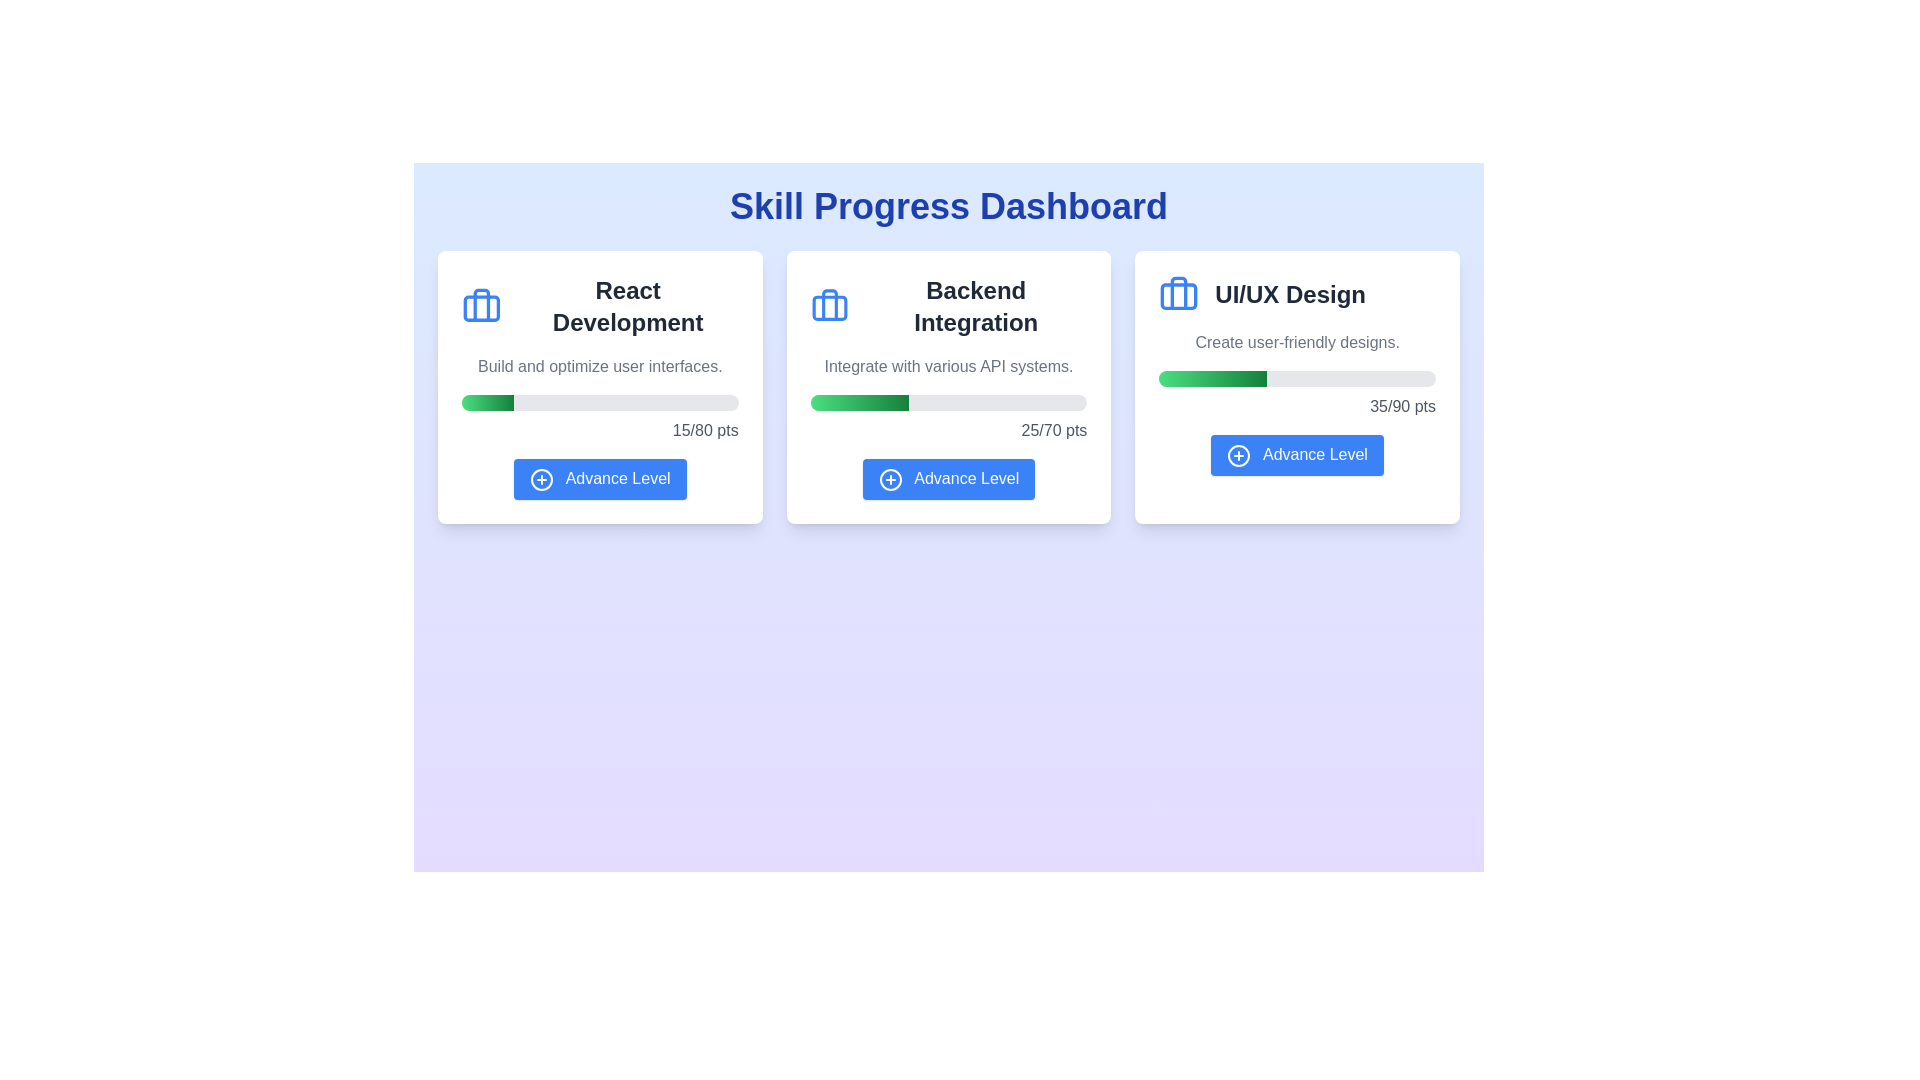  I want to click on the blue briefcase icon located at the top-left of the 'Backend Integration' card, which has a thick blue outline and is positioned before the title text, so click(829, 307).